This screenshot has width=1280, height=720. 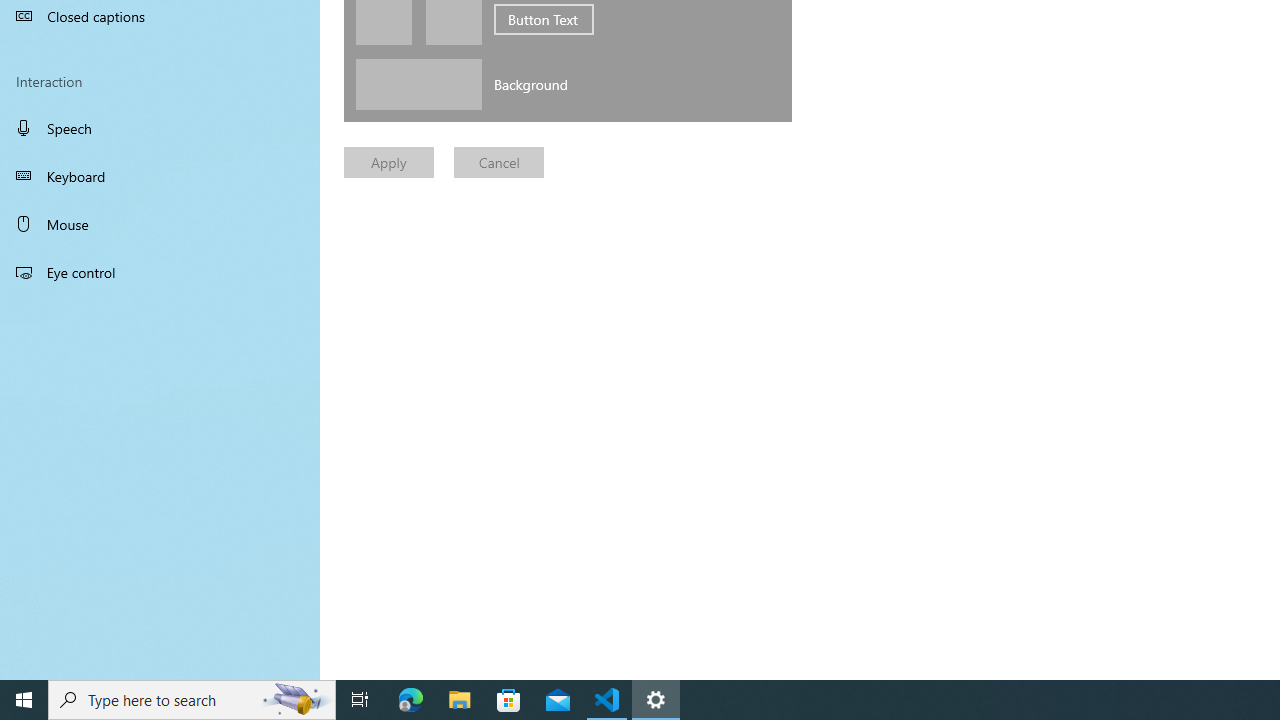 I want to click on 'Cancel', so click(x=499, y=161).